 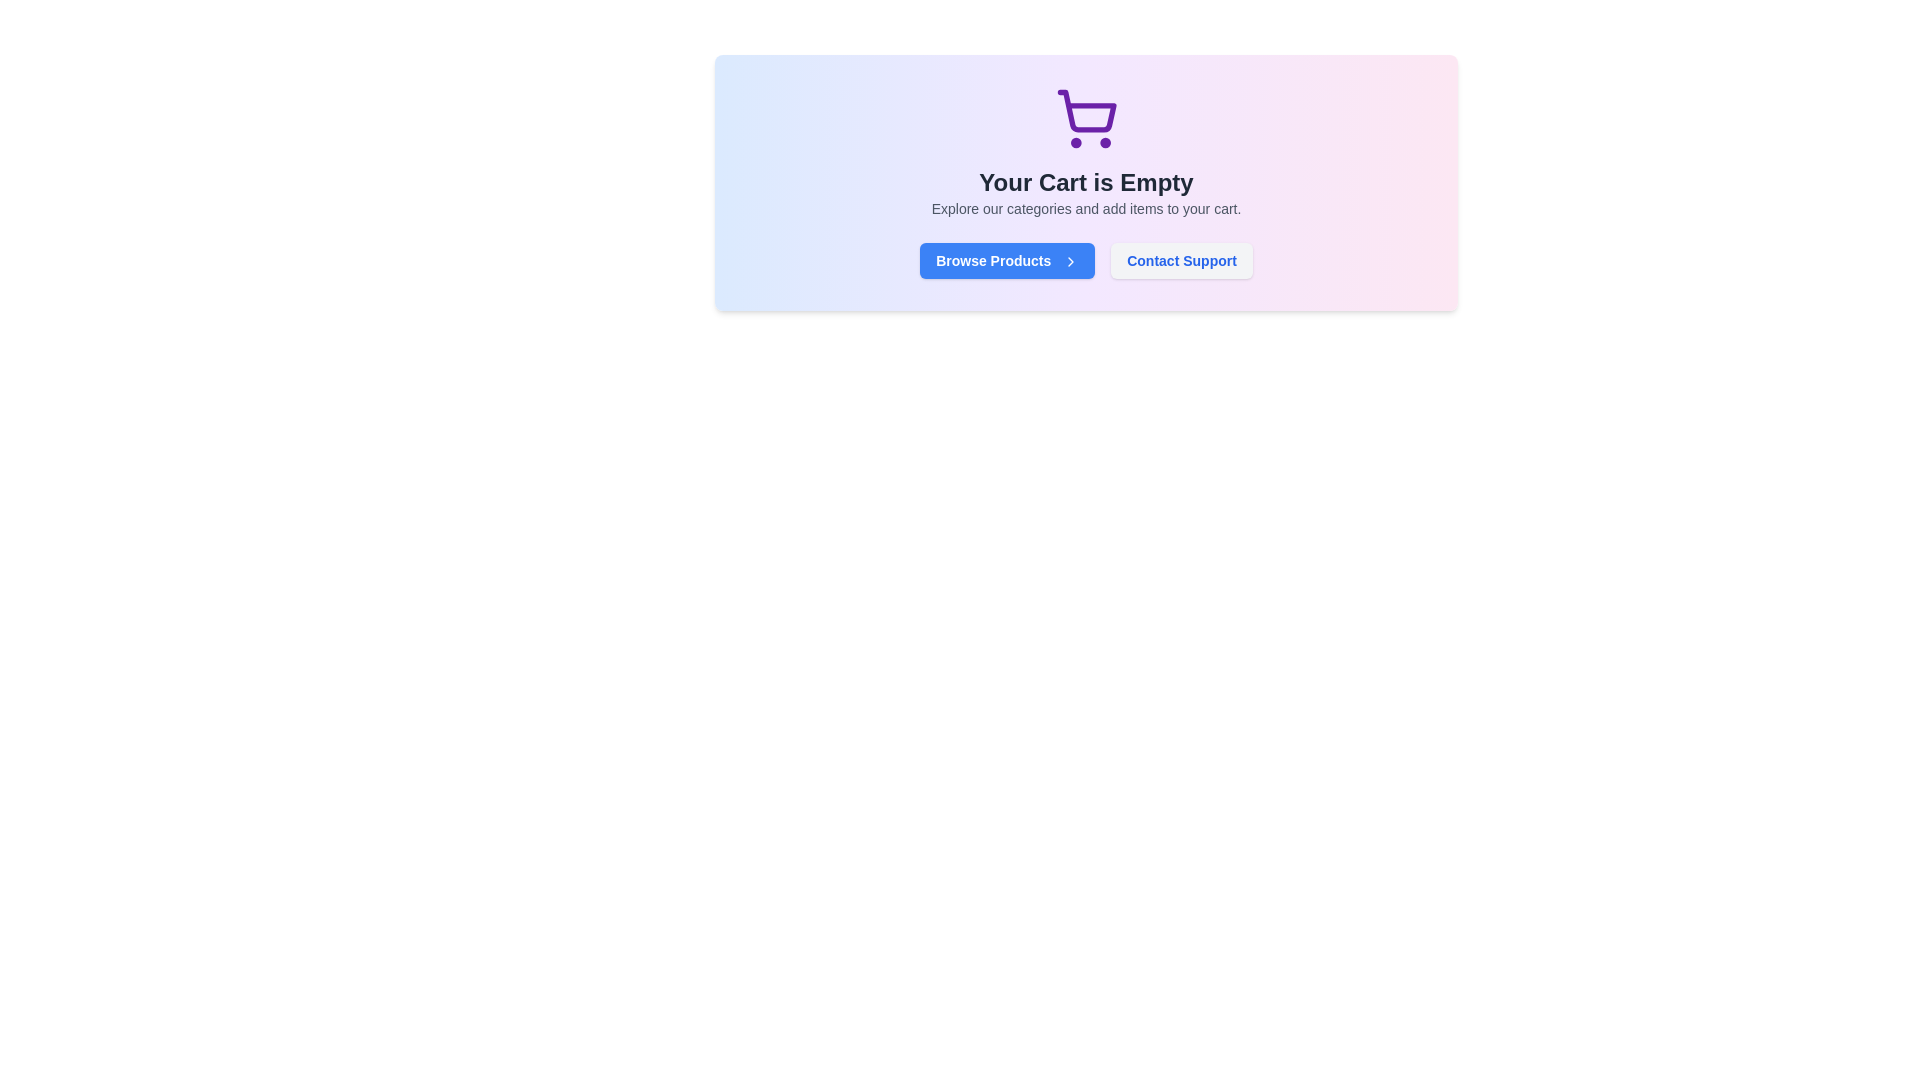 What do you see at coordinates (1181, 260) in the screenshot?
I see `the support button located to the right of the 'Browse Products' button, which is part of a horizontally aligned button group in the 'Your Cart is Empty' card` at bounding box center [1181, 260].